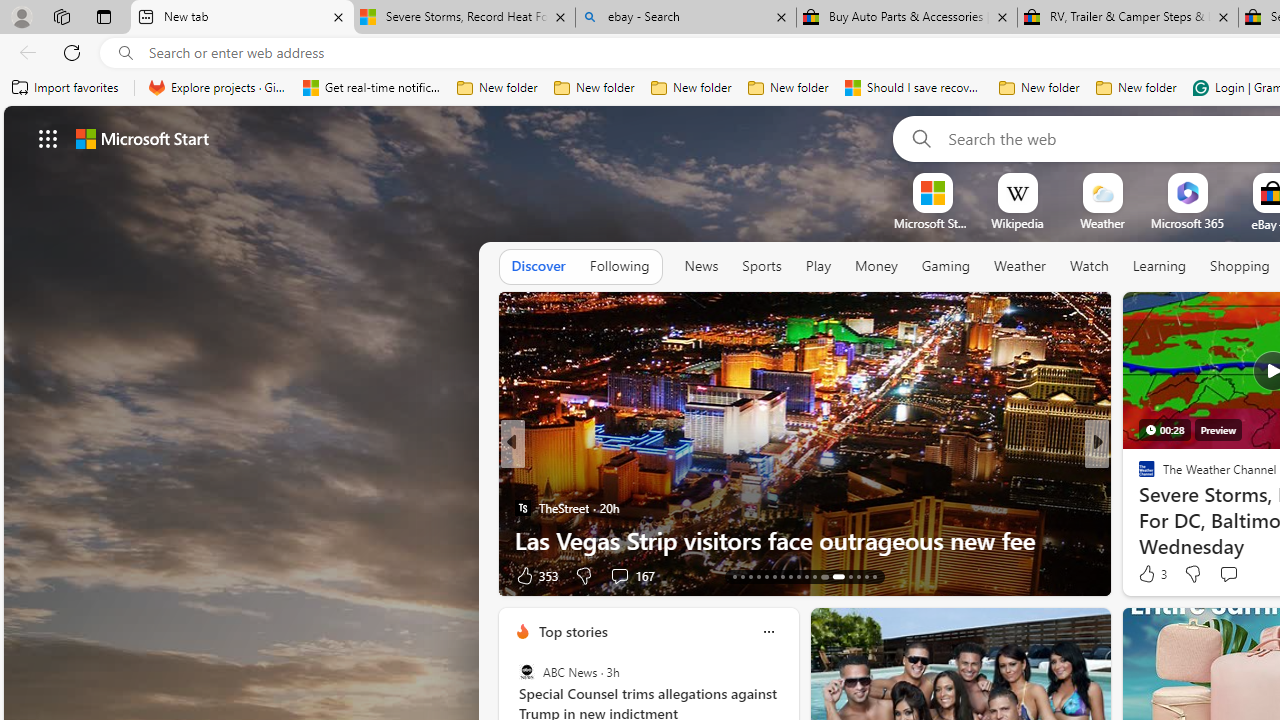  I want to click on 'AutomationID: tab-21', so click(797, 577).